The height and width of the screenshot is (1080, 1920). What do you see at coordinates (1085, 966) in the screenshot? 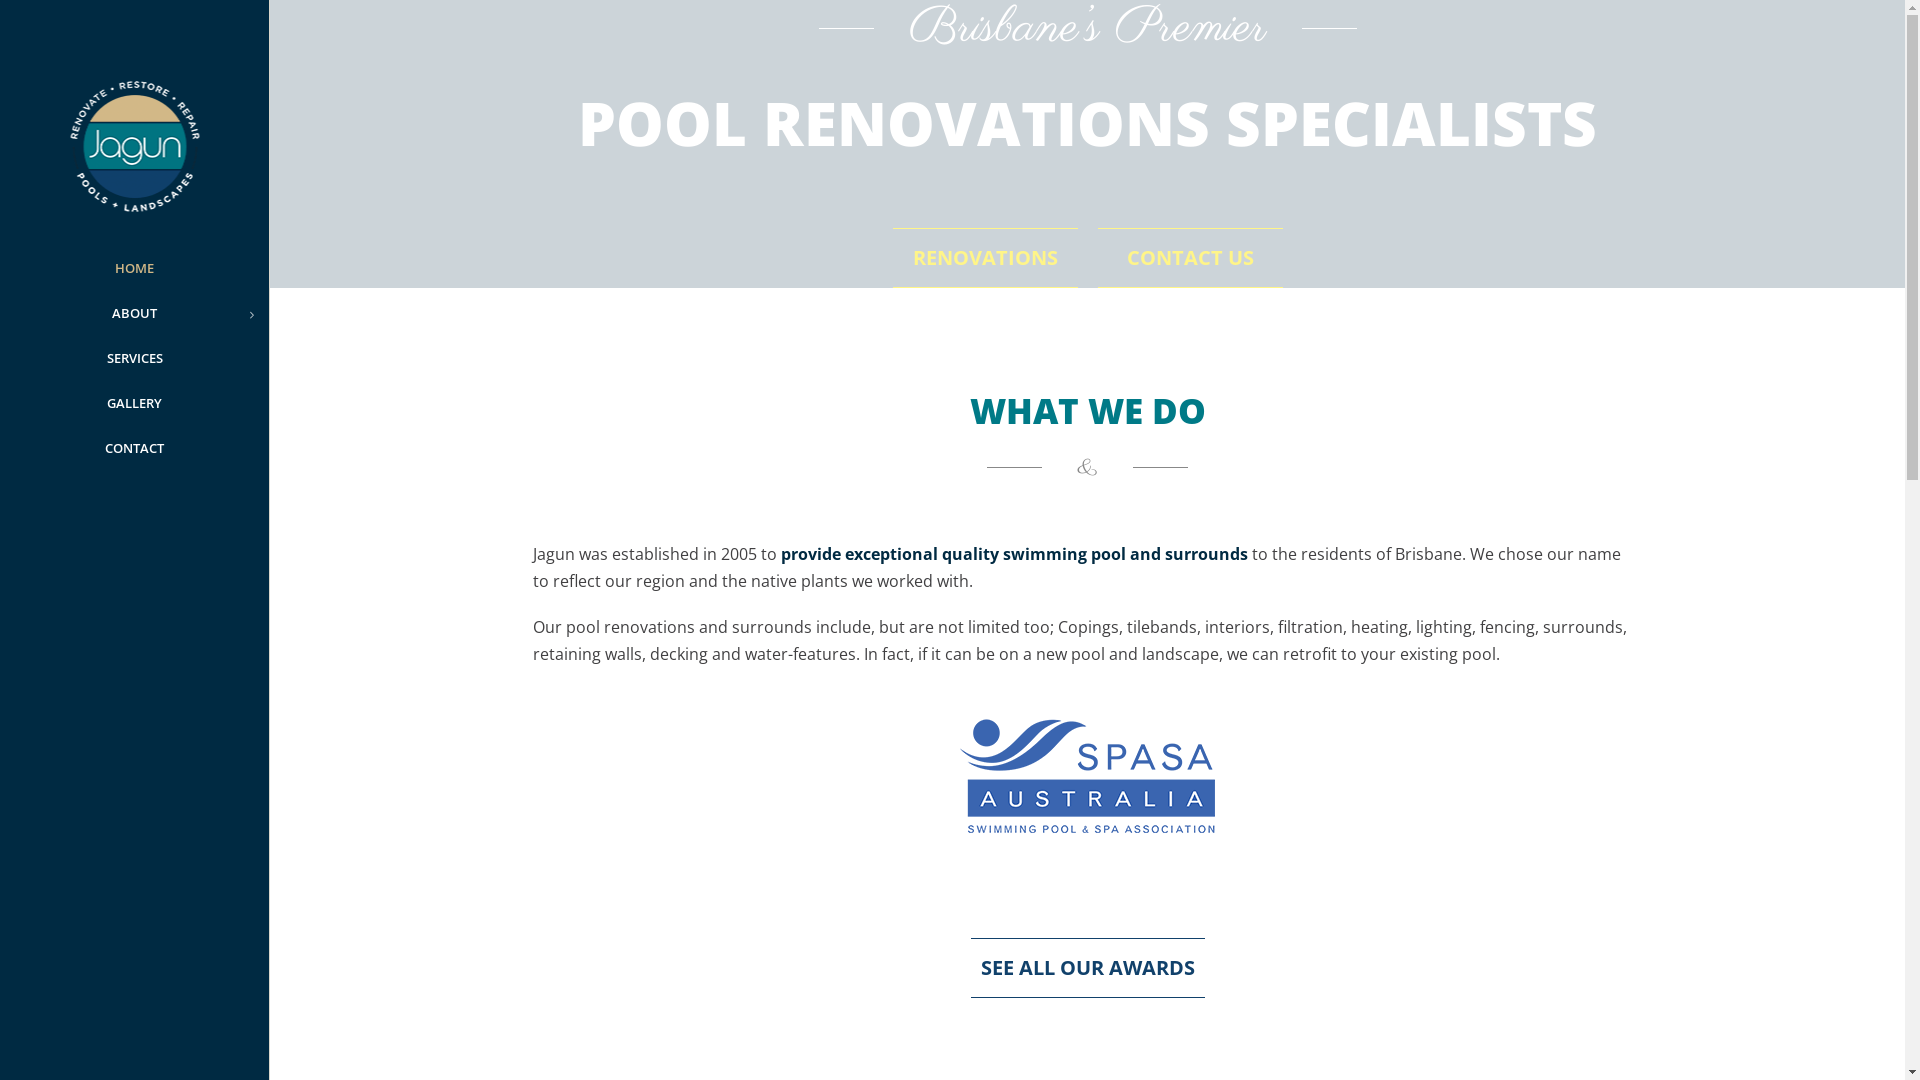
I see `'SEE ALL OUR AWARDS'` at bounding box center [1085, 966].